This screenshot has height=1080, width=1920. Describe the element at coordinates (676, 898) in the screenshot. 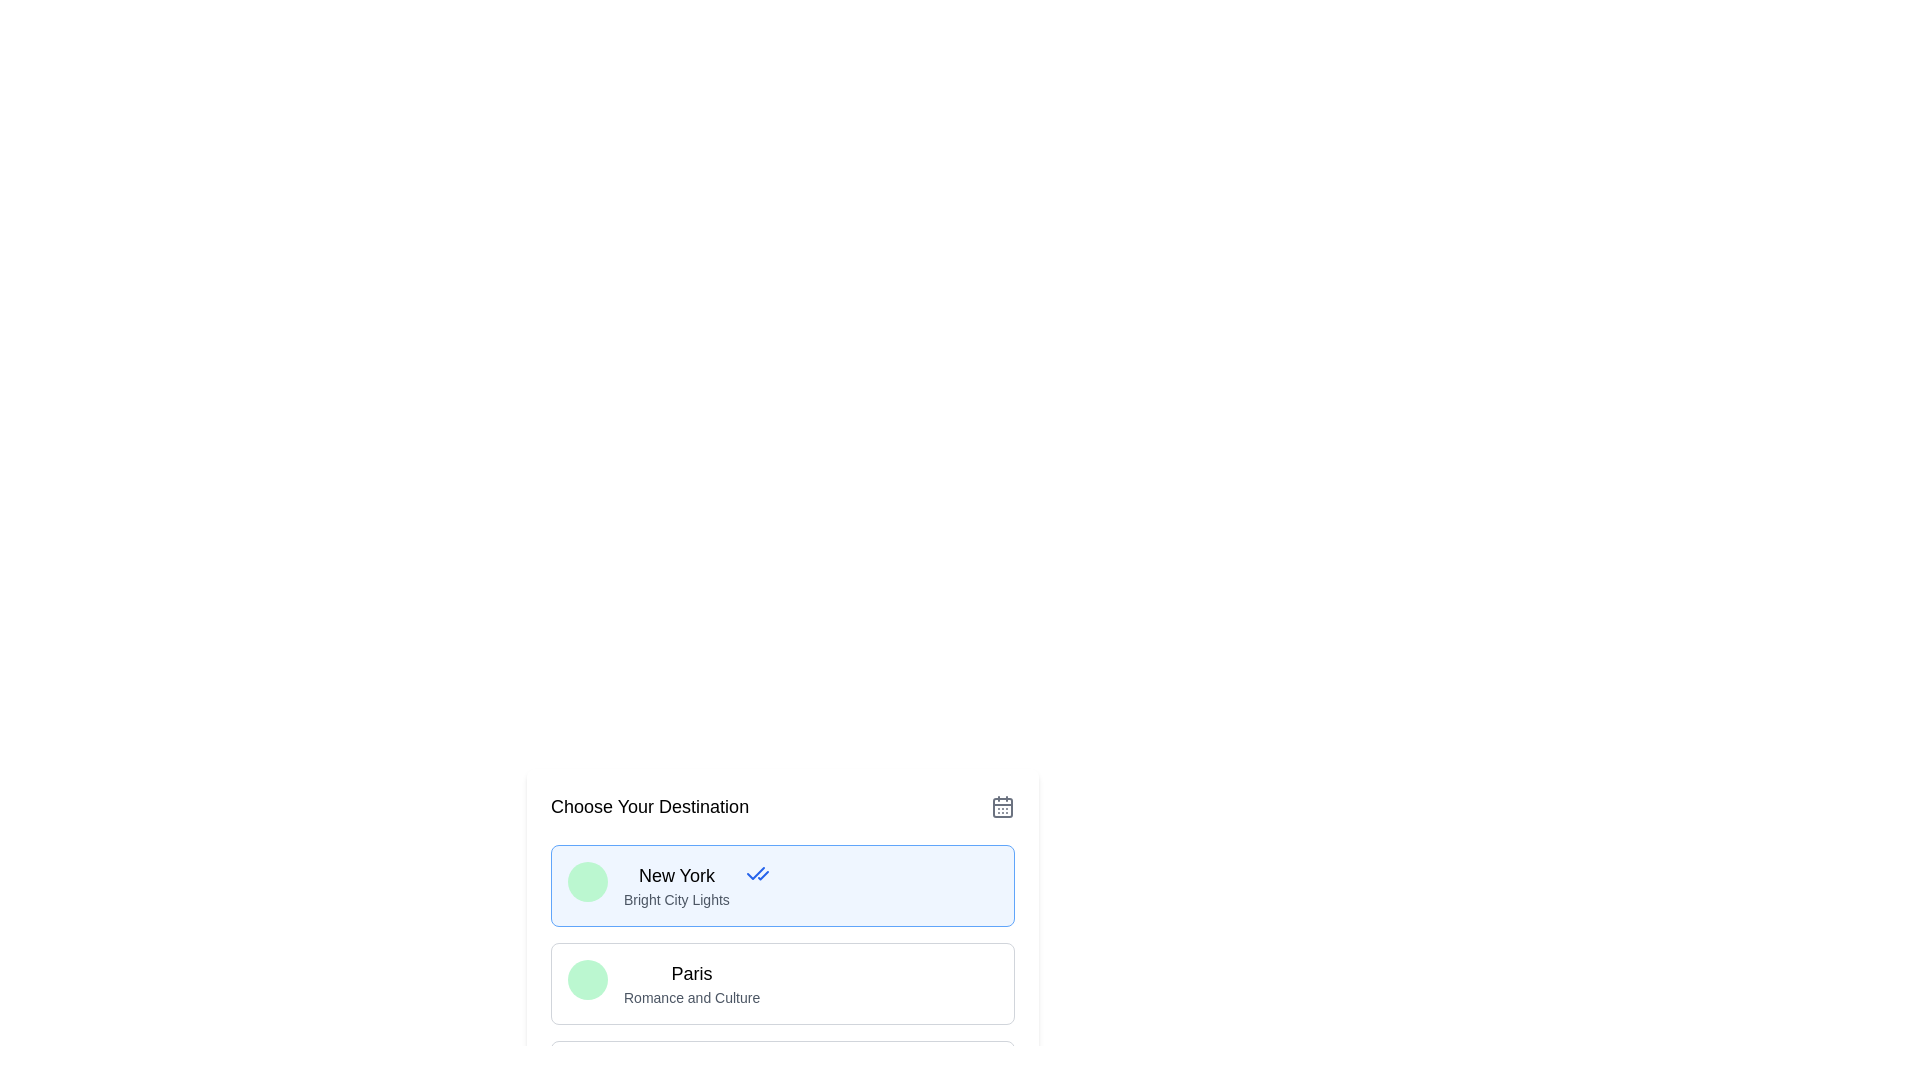

I see `the descriptive text label located below the 'New York' title within the card-like structure` at that location.